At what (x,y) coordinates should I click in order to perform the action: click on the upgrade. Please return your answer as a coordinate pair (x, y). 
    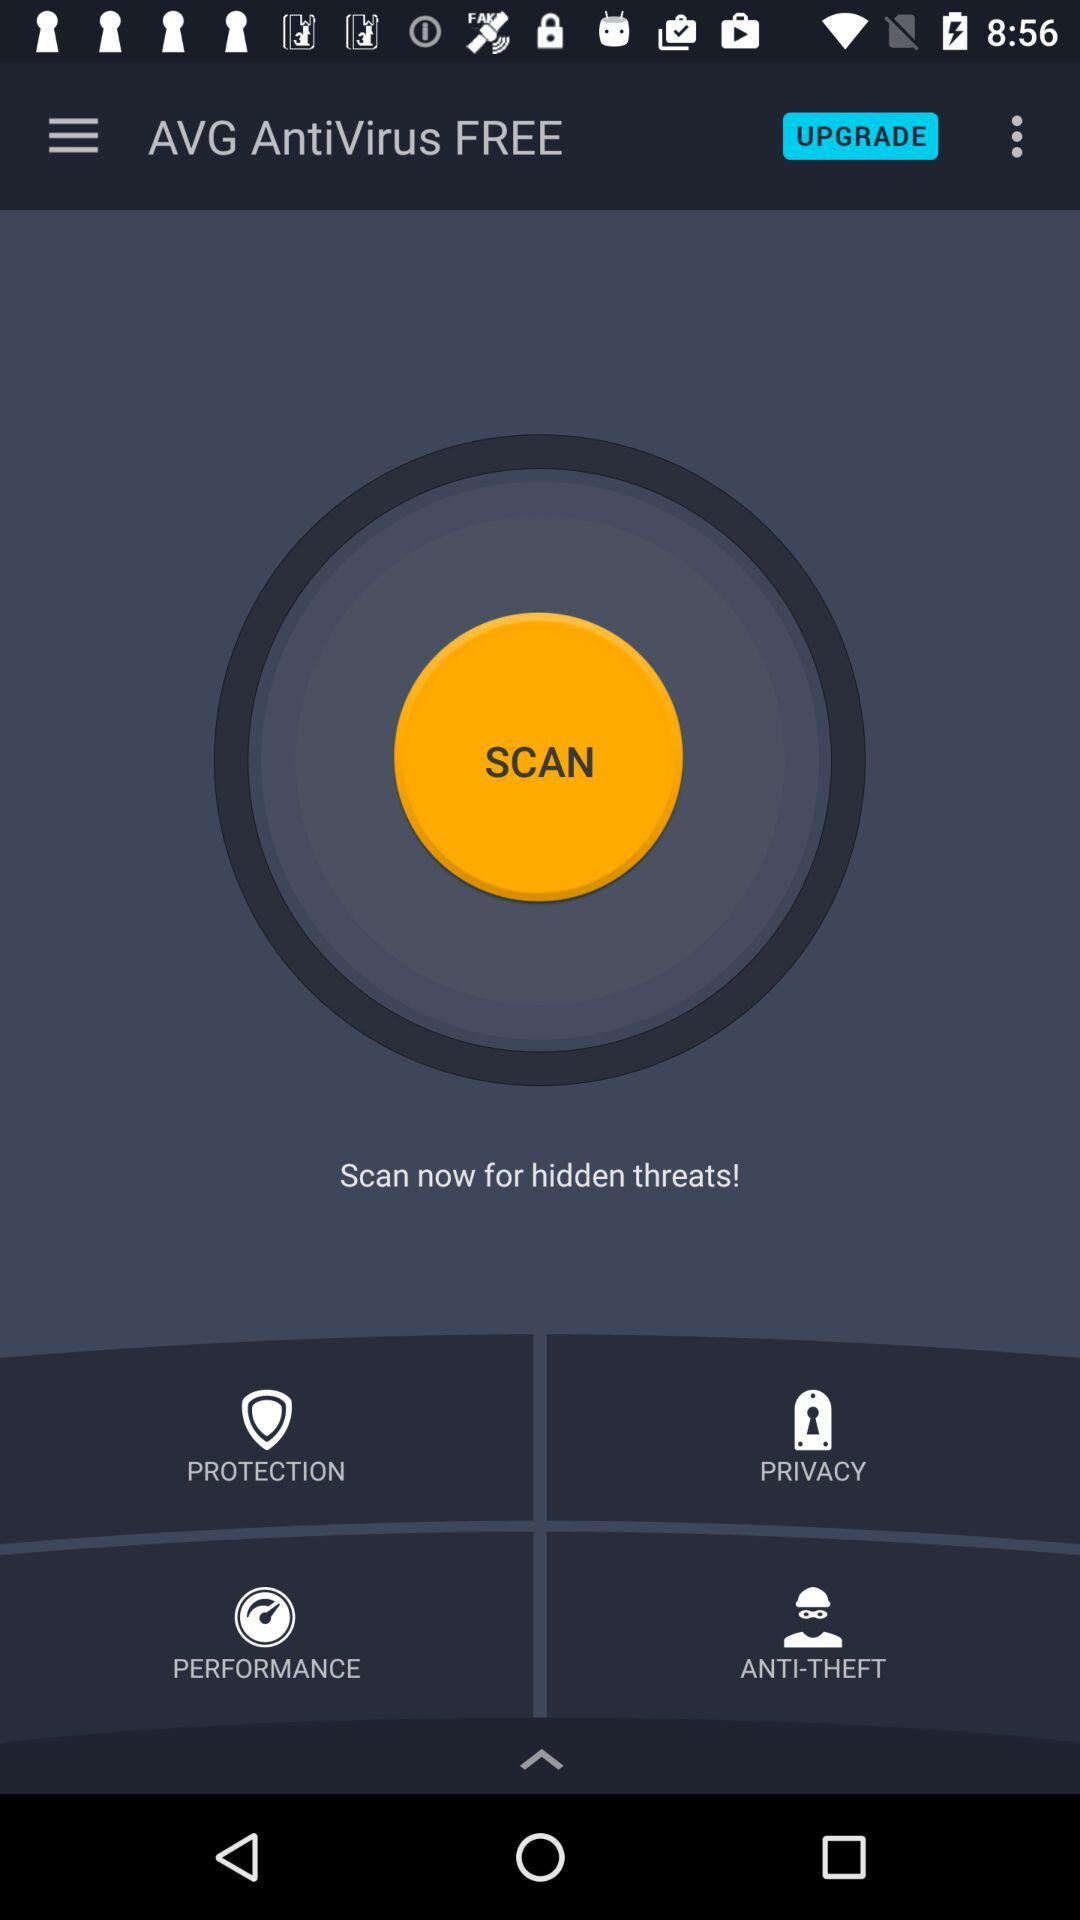
    Looking at the image, I should click on (859, 135).